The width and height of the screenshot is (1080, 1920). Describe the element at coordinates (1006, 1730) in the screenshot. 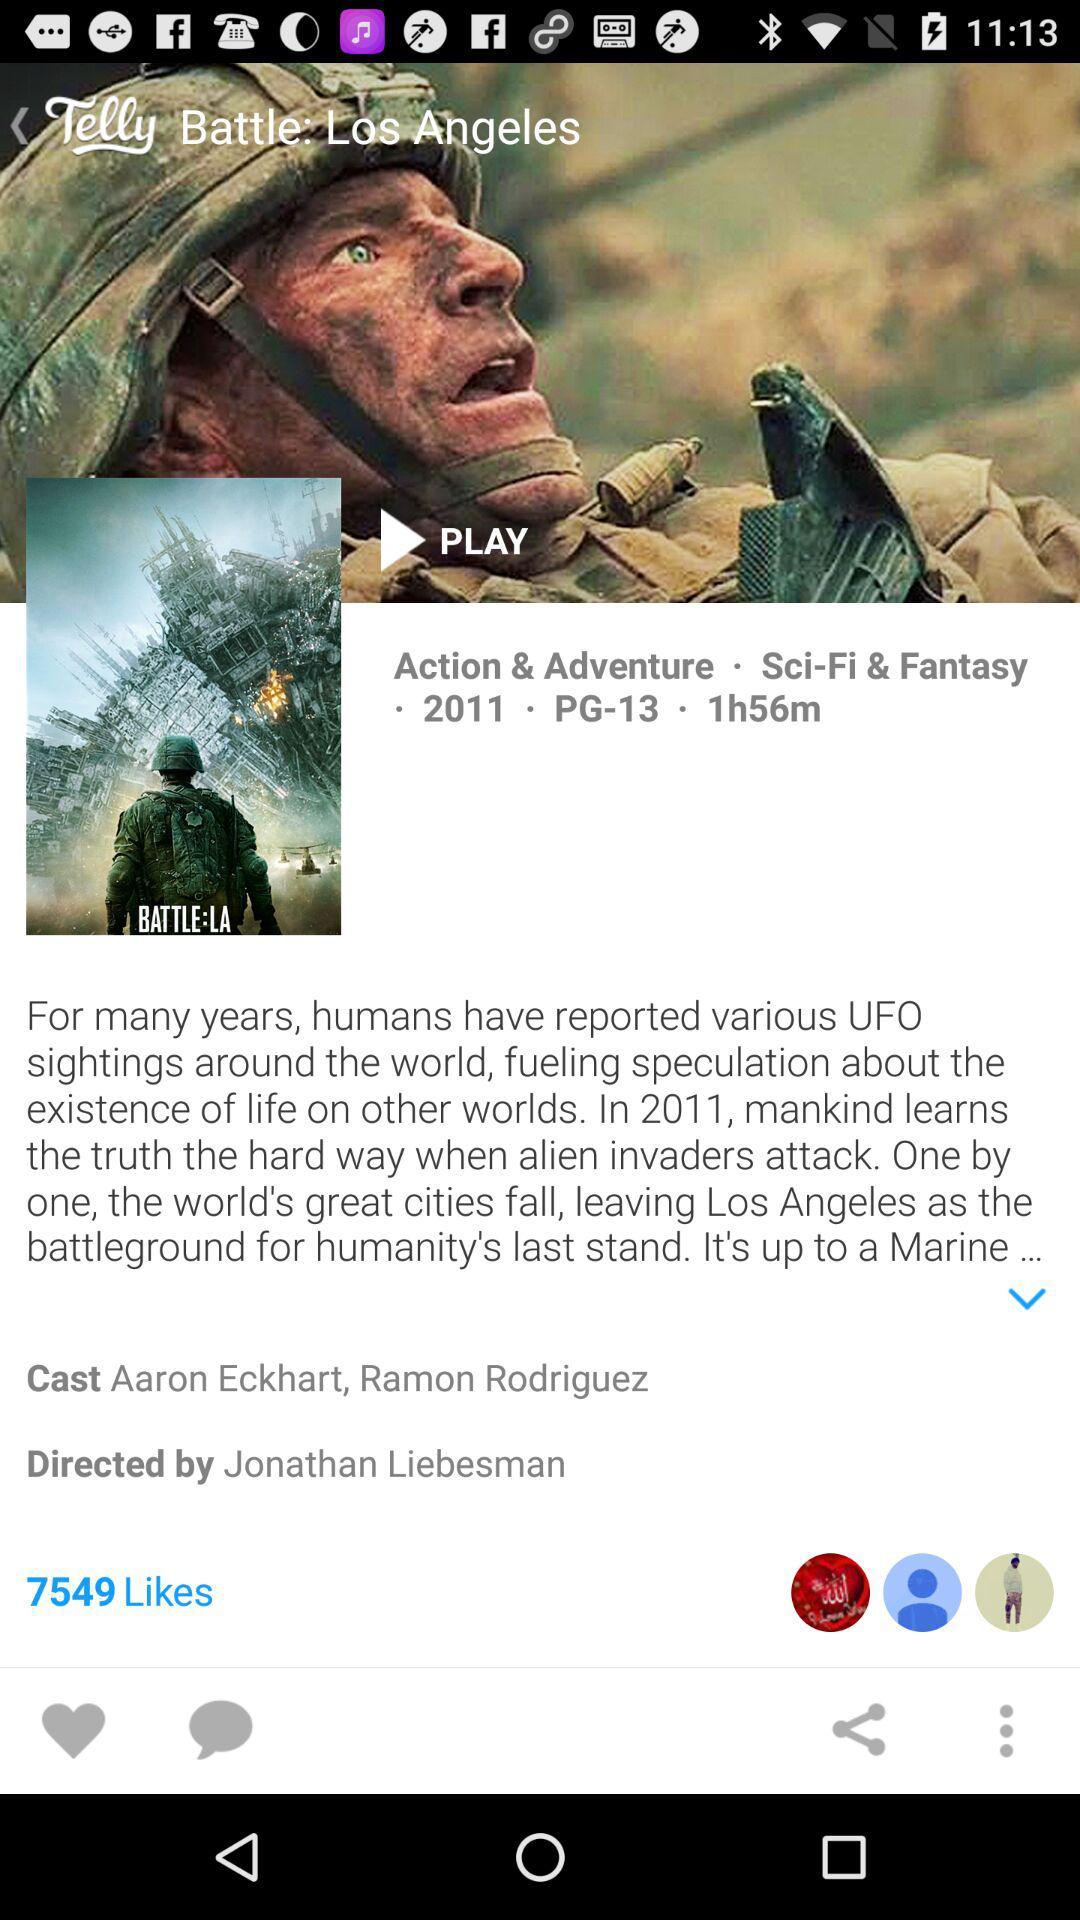

I see `options` at that location.